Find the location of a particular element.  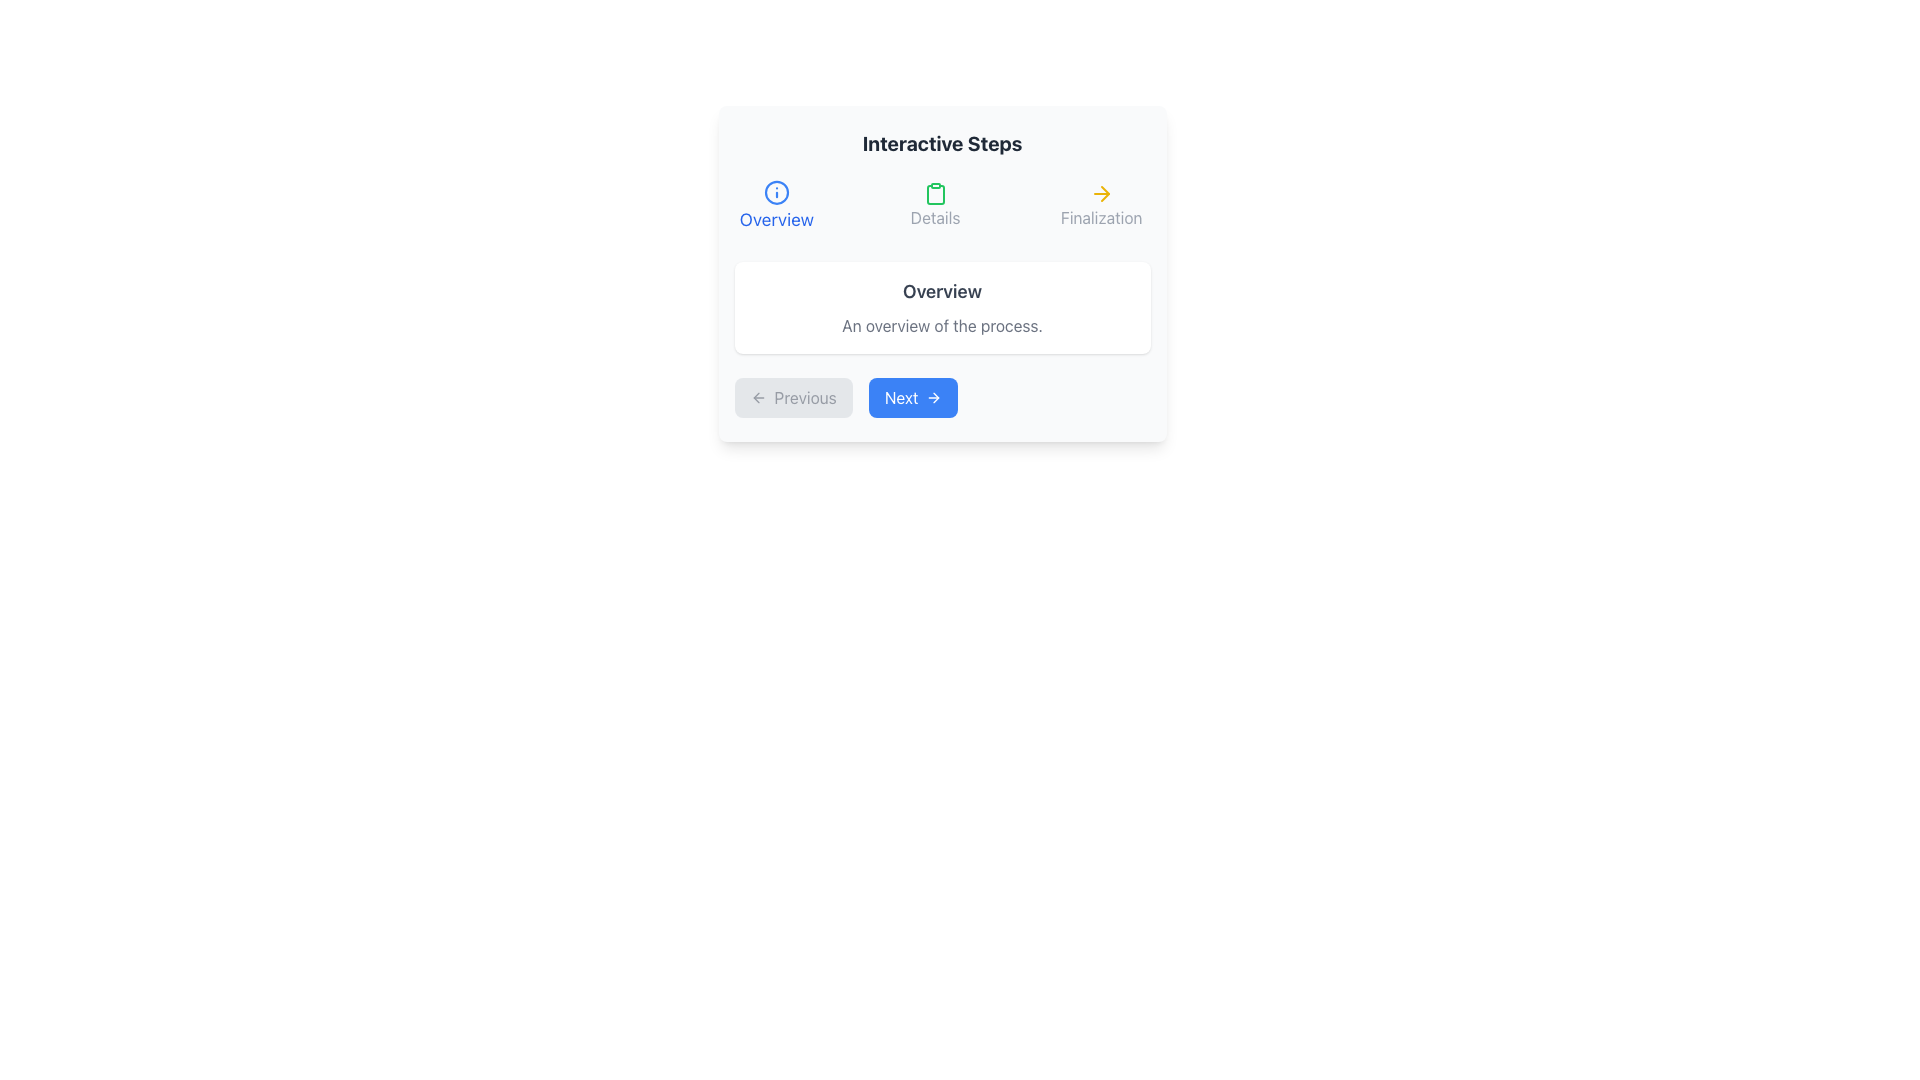

the Text Label that provides context for the clipboard icon above it, located at the center of the UI between 'Overview' and 'Finalization' is located at coordinates (934, 218).